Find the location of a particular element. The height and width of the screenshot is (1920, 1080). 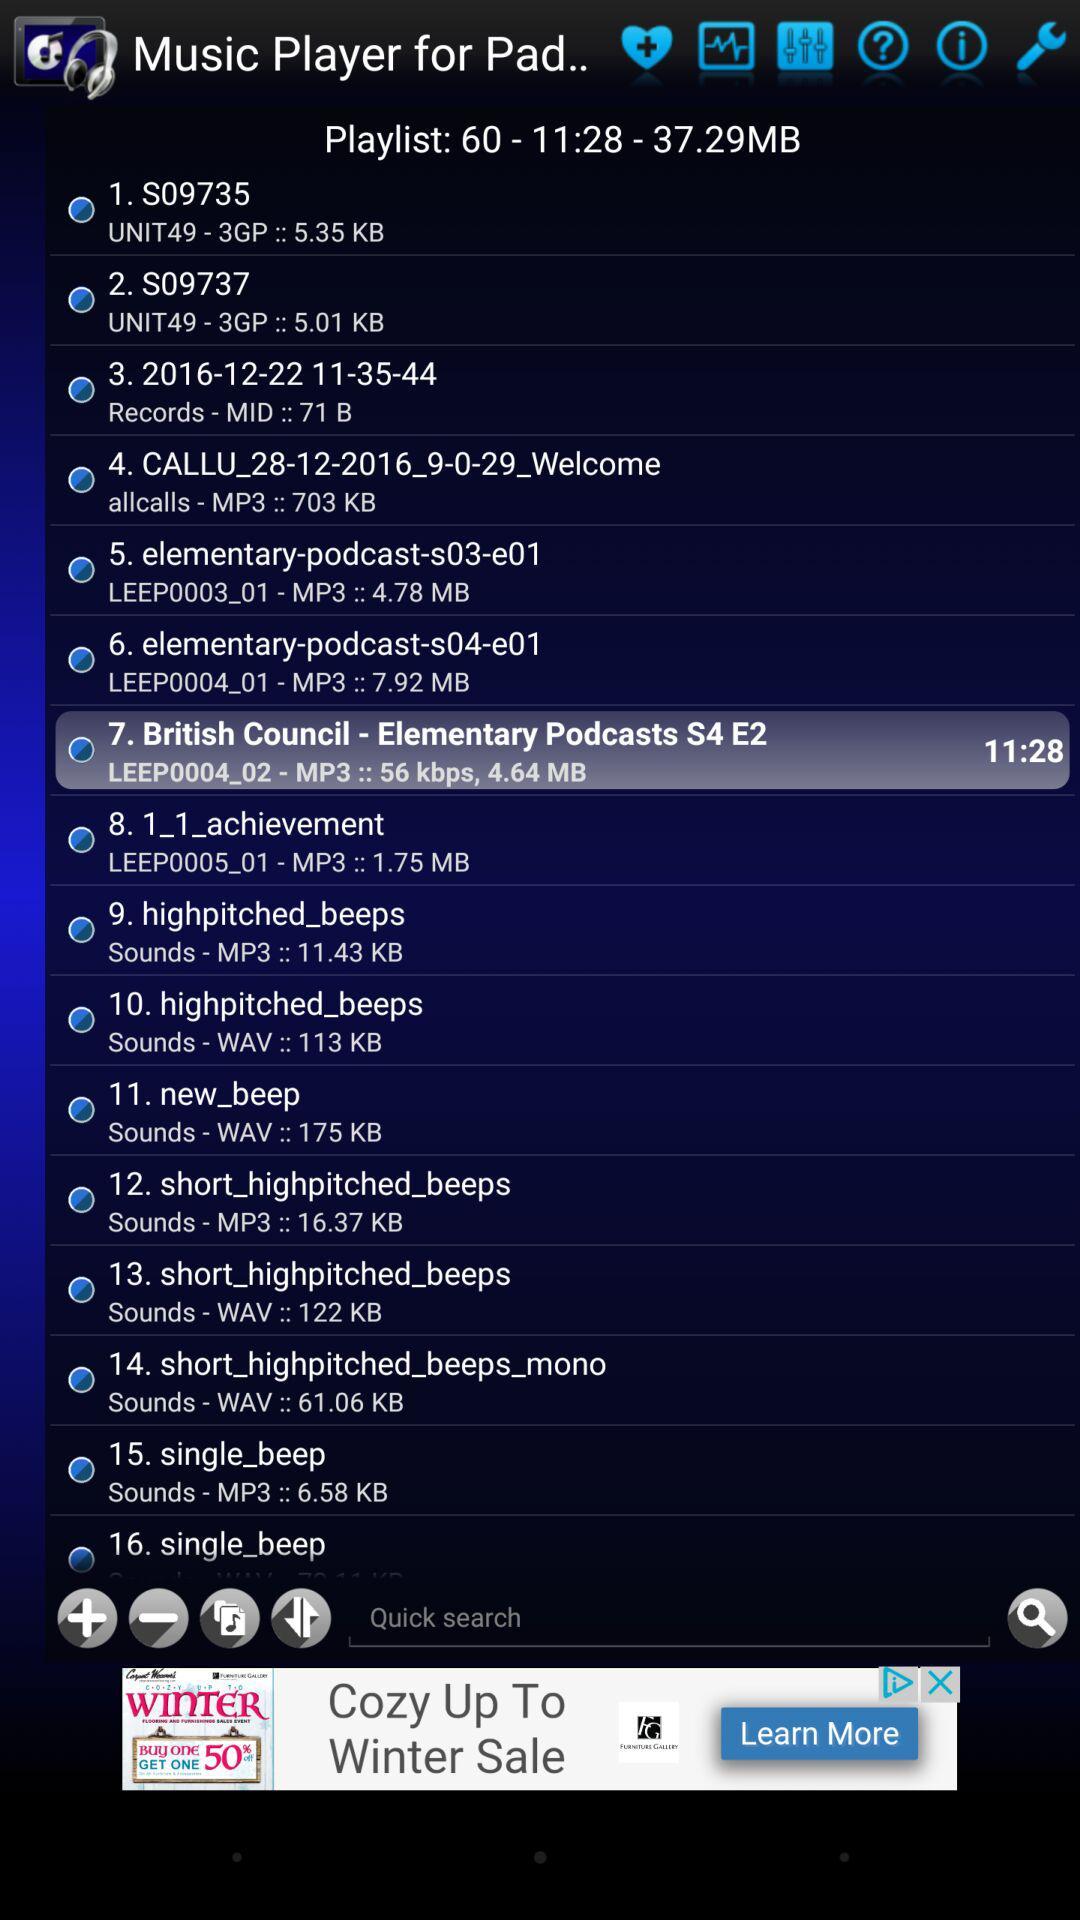

music is located at coordinates (228, 1618).